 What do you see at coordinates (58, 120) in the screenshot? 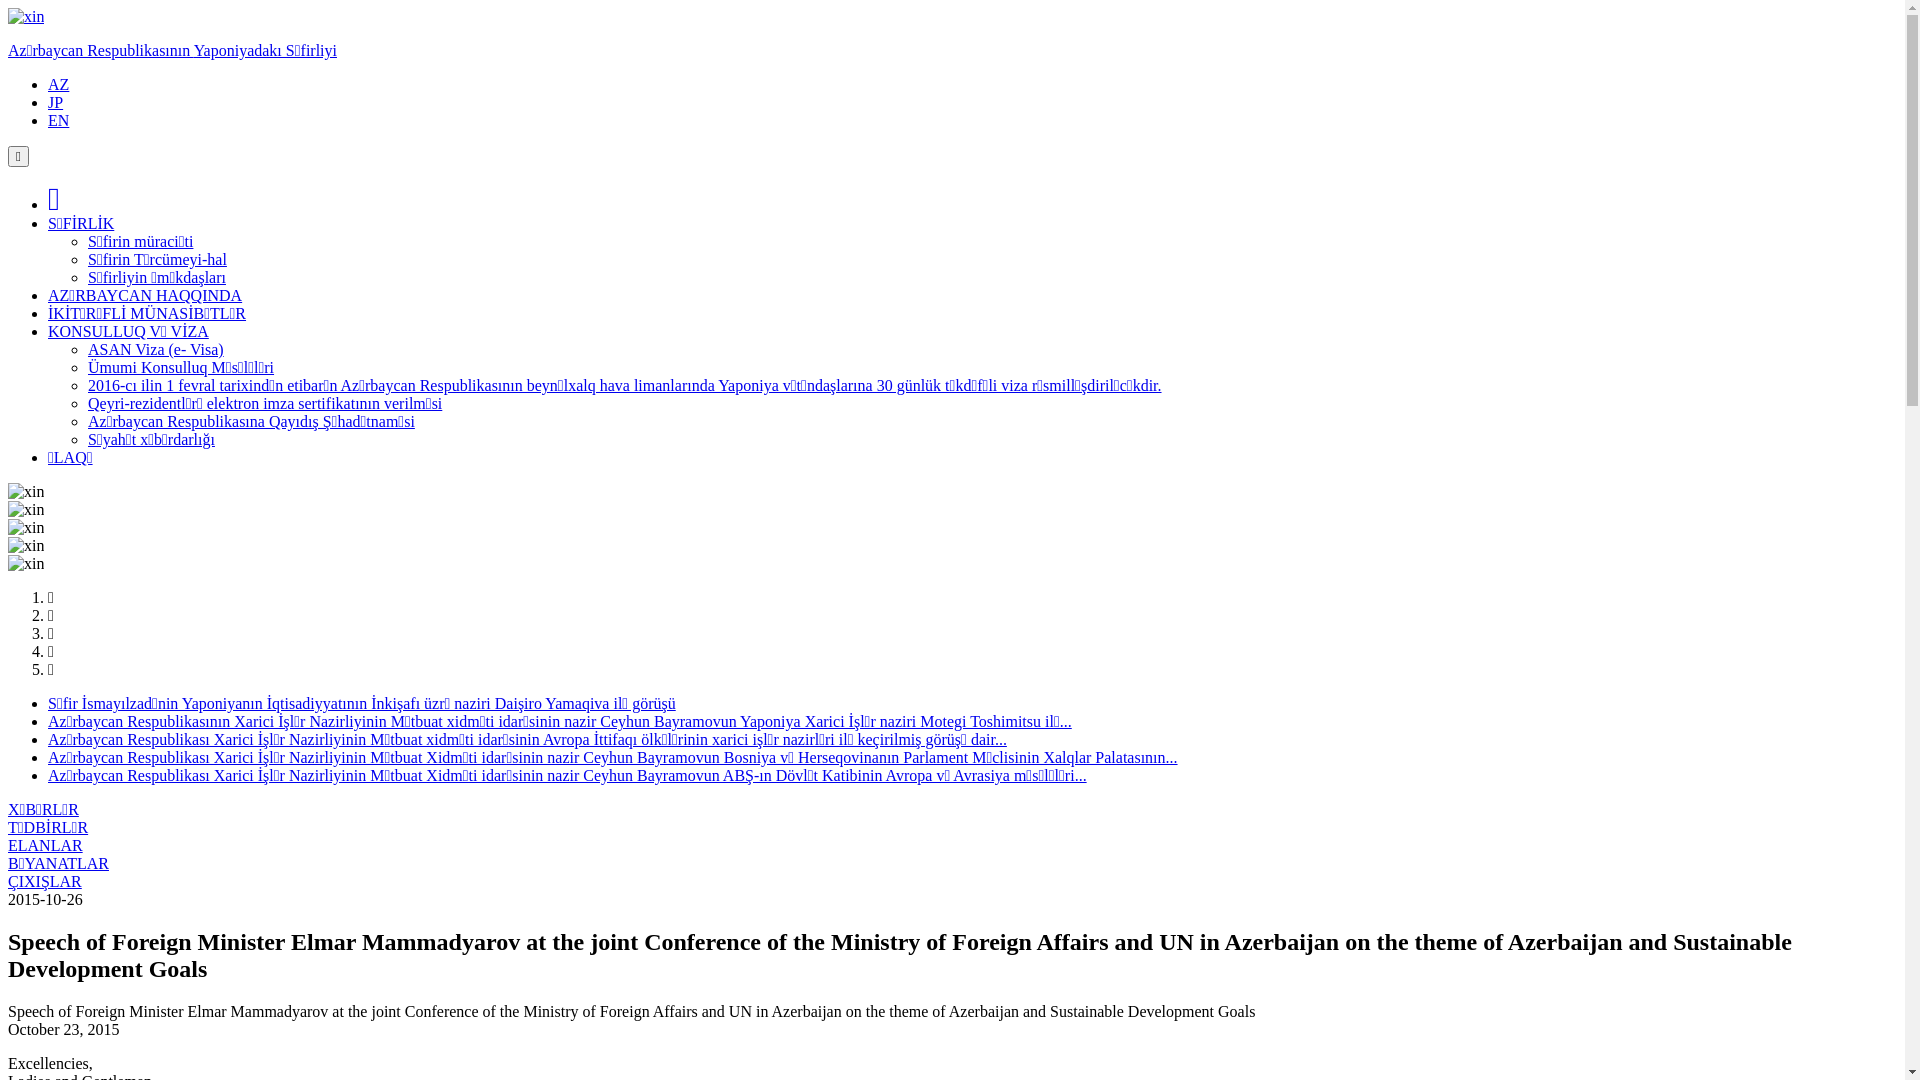
I see `'EN'` at bounding box center [58, 120].